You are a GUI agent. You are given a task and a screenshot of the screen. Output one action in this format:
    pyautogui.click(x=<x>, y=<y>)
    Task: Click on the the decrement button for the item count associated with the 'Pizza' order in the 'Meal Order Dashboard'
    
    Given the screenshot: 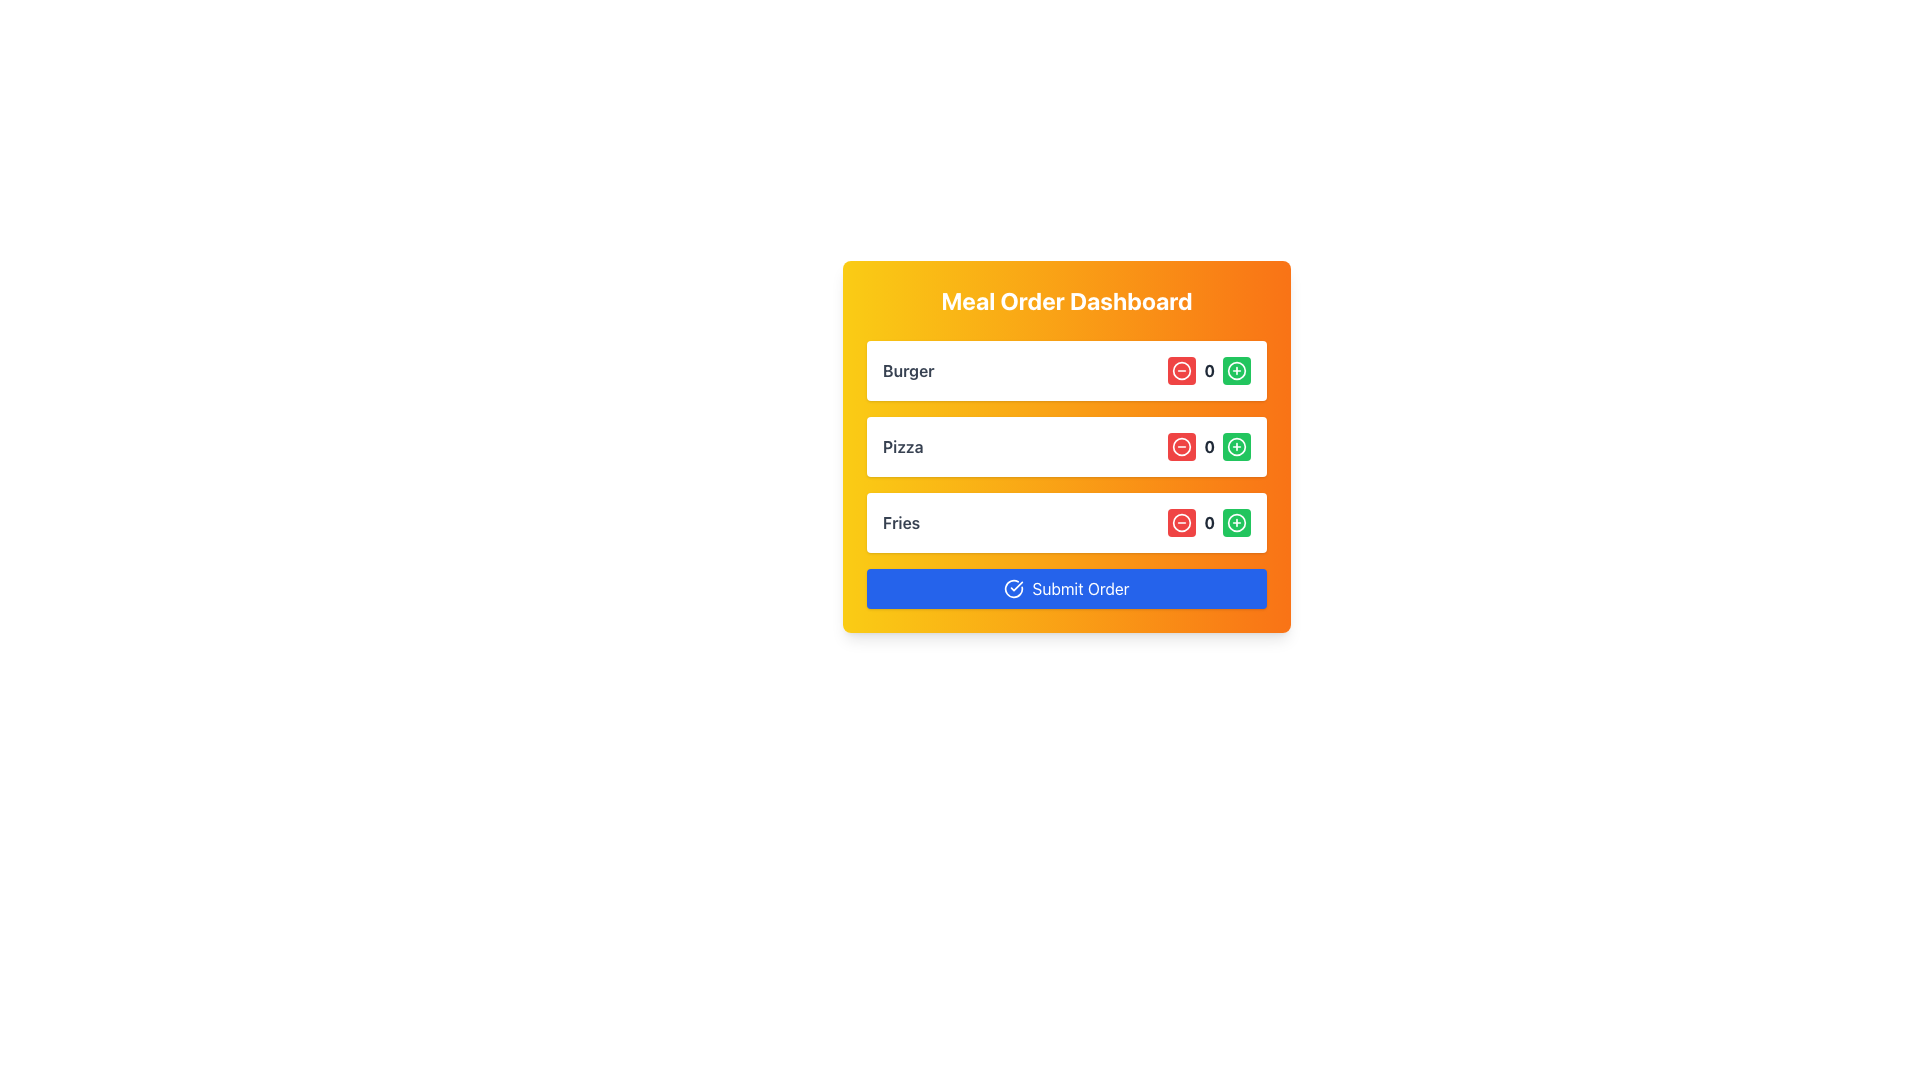 What is the action you would take?
    pyautogui.click(x=1182, y=446)
    